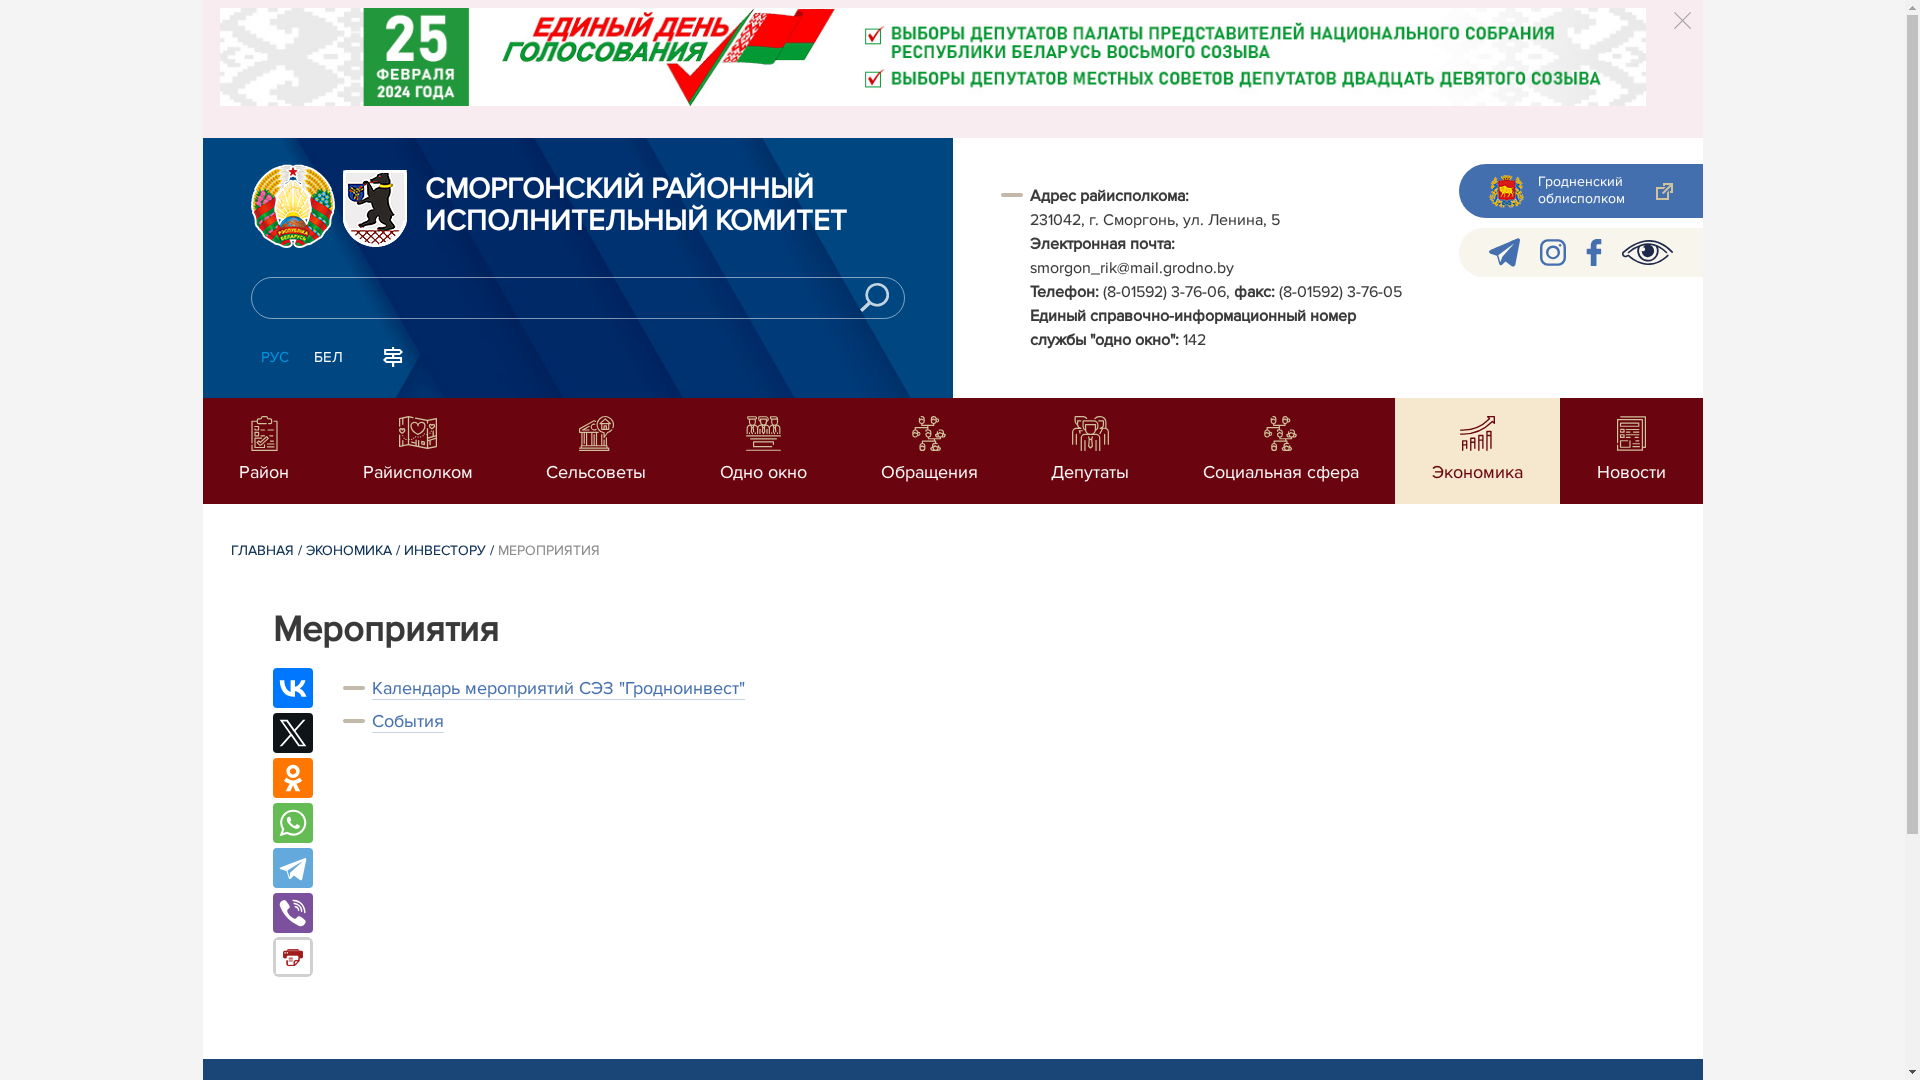 The height and width of the screenshot is (1080, 1920). I want to click on 'Viber', so click(291, 913).